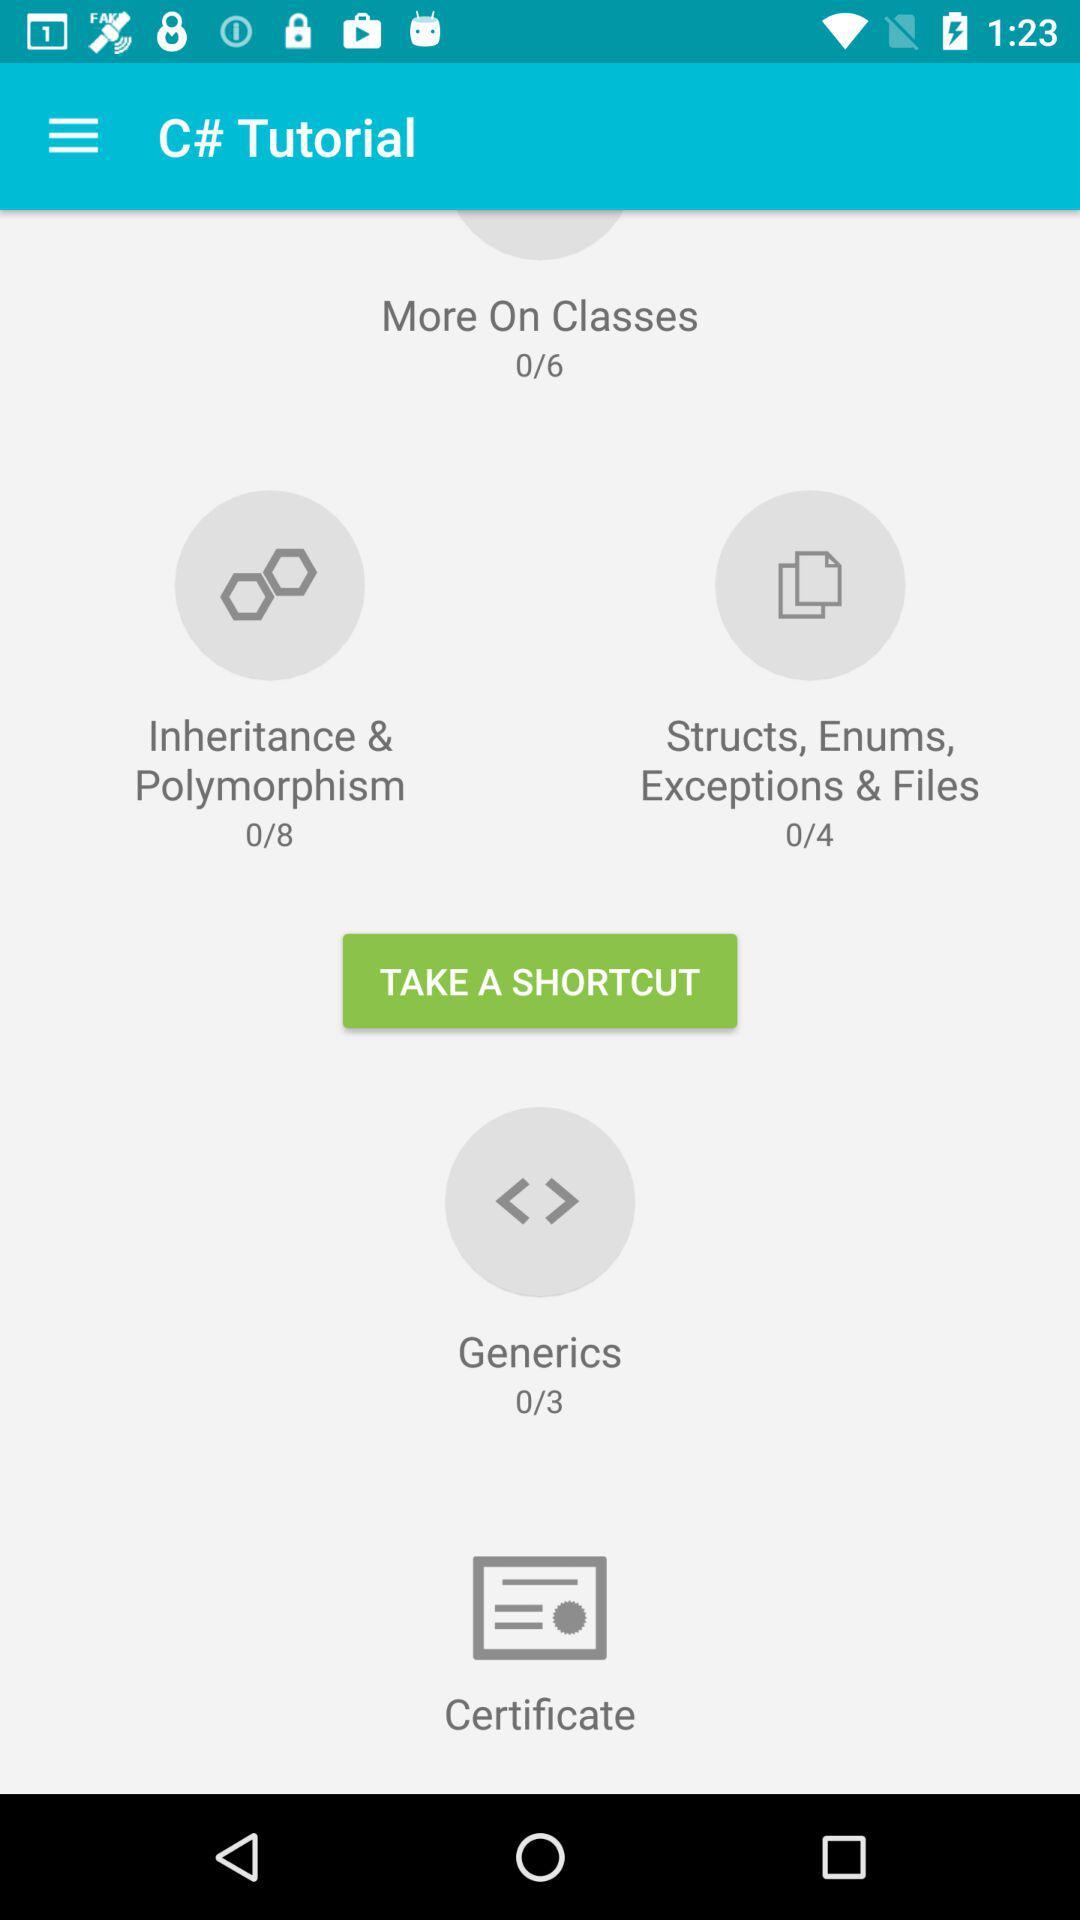 The width and height of the screenshot is (1080, 1920). Describe the element at coordinates (540, 1200) in the screenshot. I see `left right arrow icon` at that location.